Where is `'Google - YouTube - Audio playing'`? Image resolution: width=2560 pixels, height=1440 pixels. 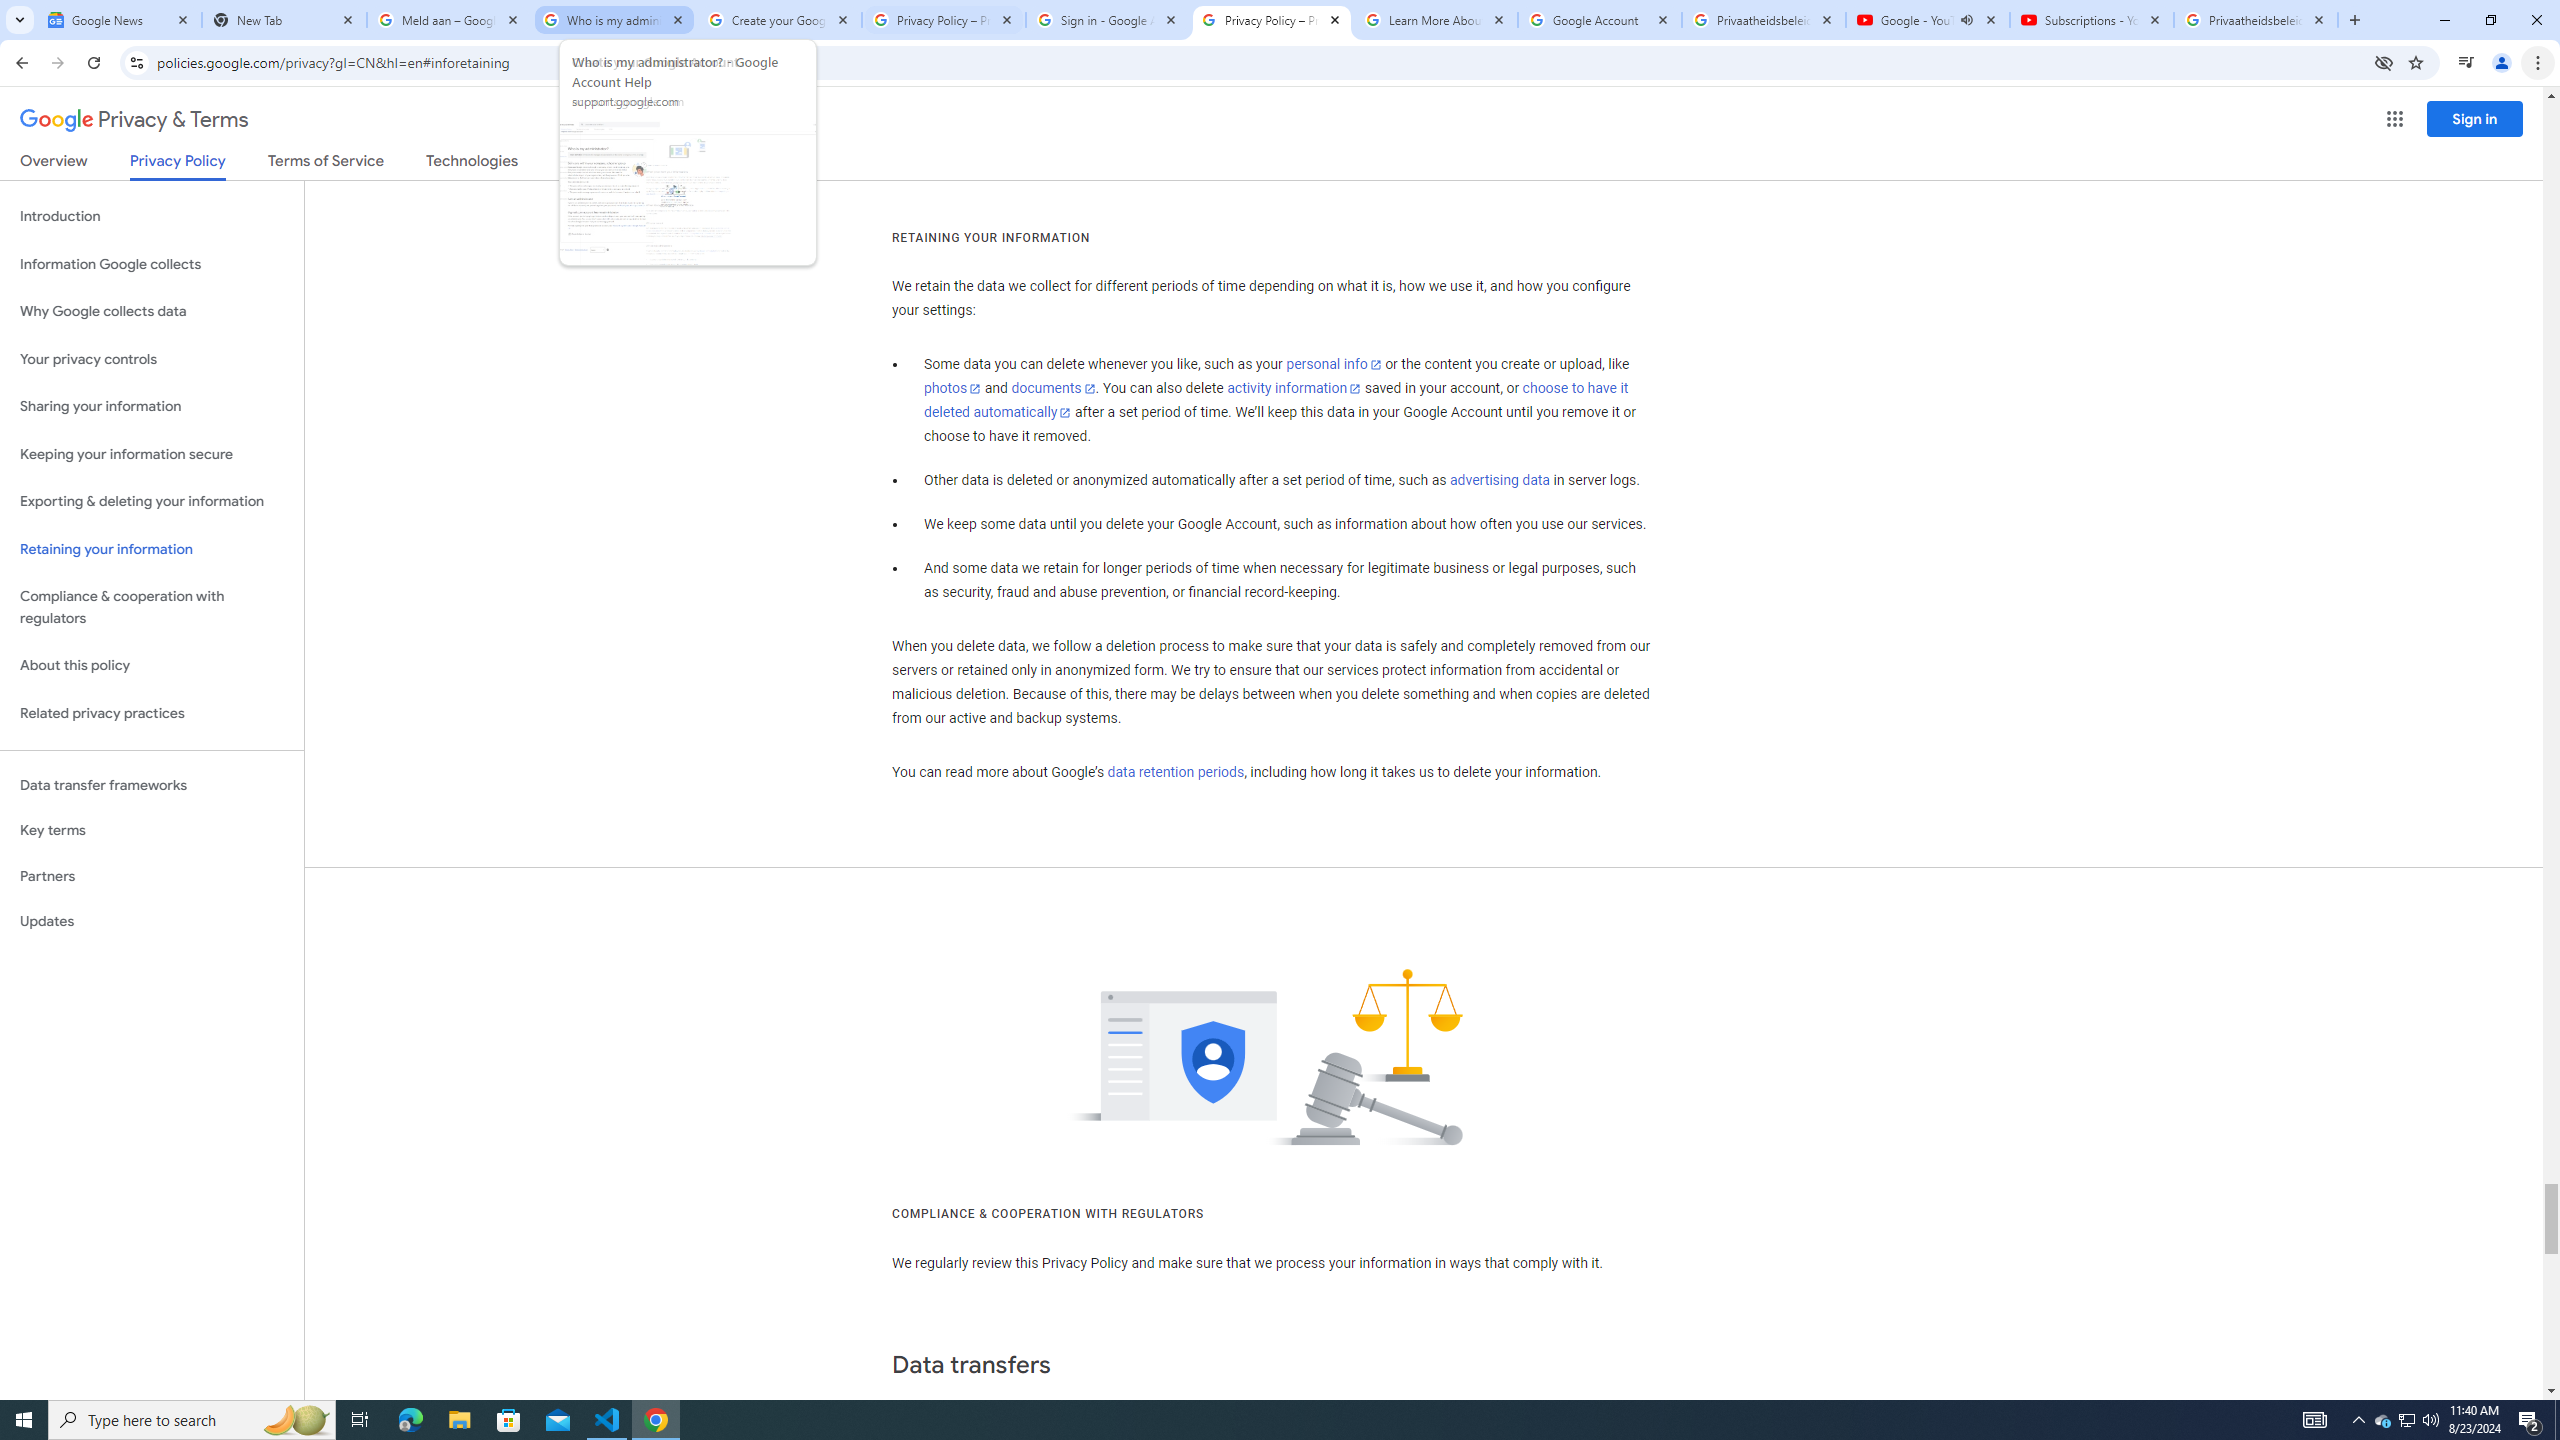
'Google - YouTube - Audio playing' is located at coordinates (1928, 19).